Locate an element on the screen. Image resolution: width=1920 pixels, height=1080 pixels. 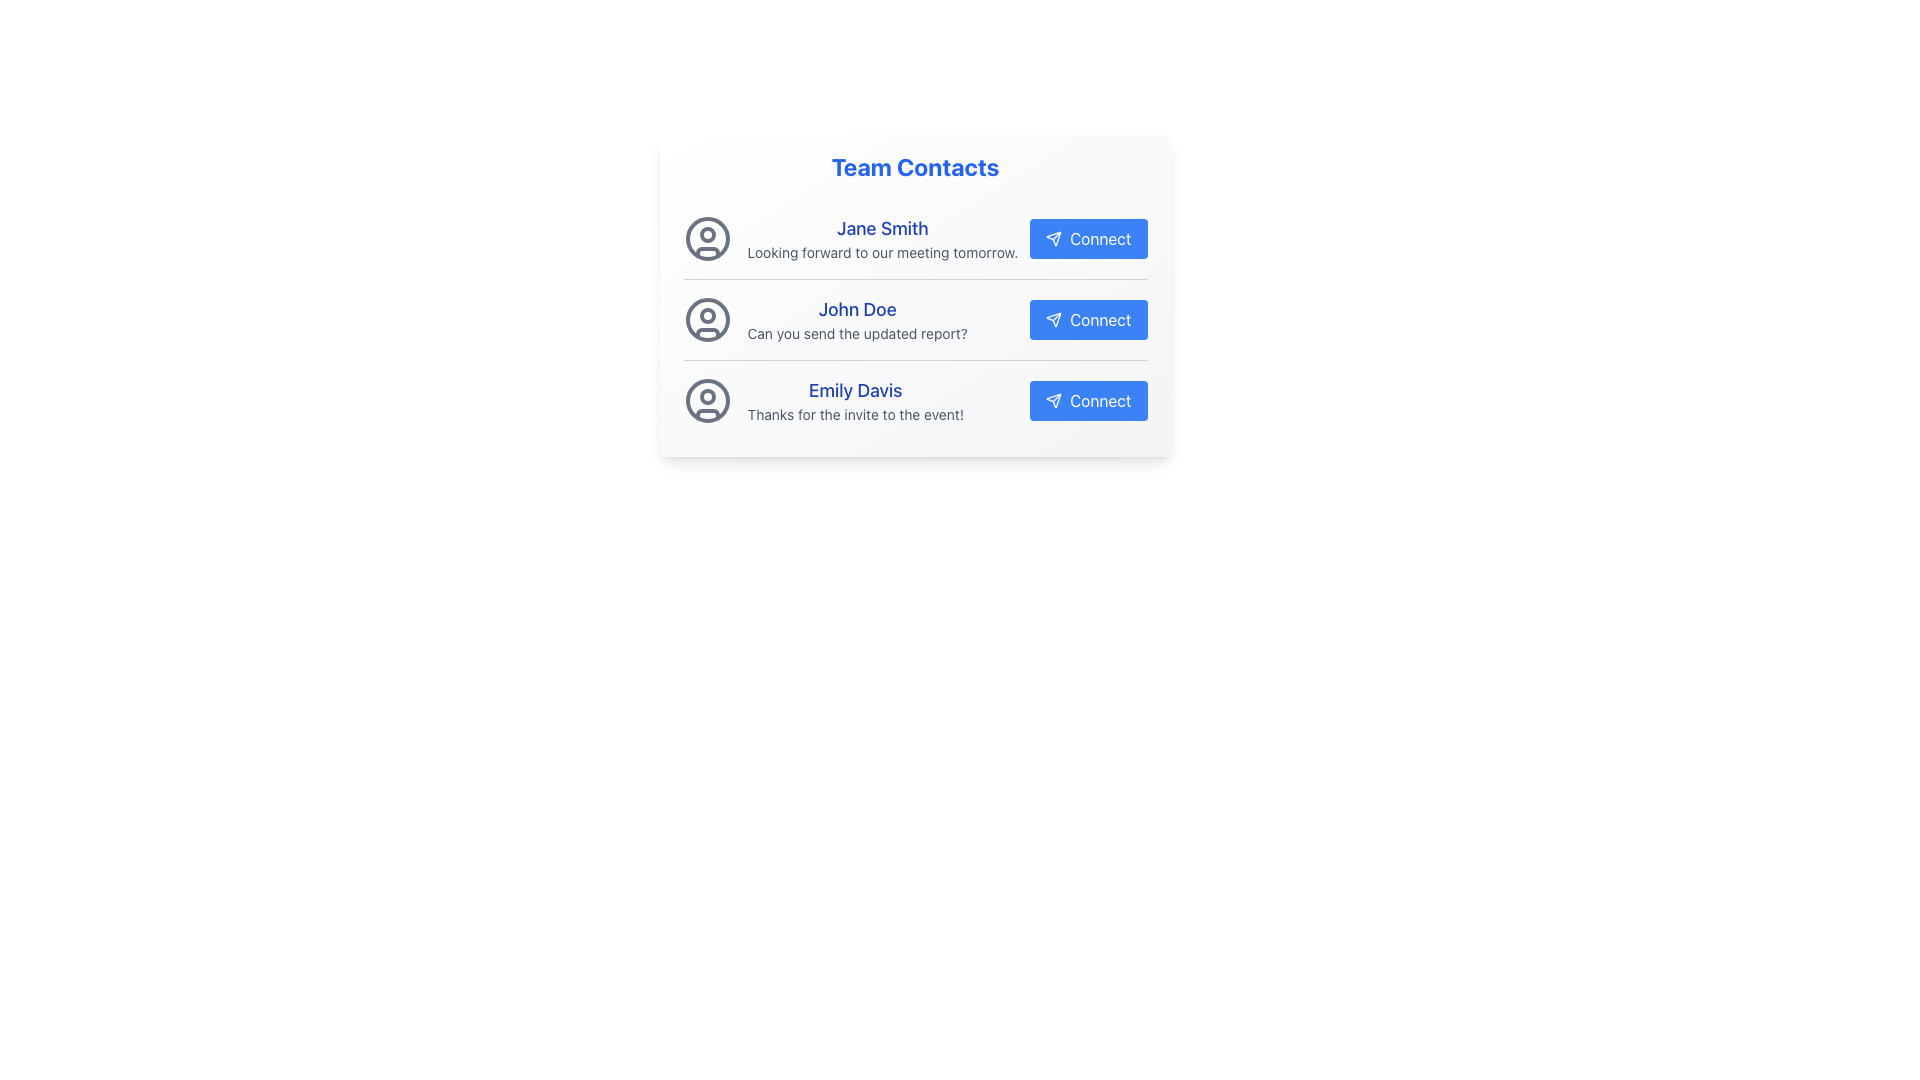
the status update text located in the bottom row of the 'Team Contacts' list, under the name 'Emily Davis', to the left of the 'Connect' button is located at coordinates (855, 414).